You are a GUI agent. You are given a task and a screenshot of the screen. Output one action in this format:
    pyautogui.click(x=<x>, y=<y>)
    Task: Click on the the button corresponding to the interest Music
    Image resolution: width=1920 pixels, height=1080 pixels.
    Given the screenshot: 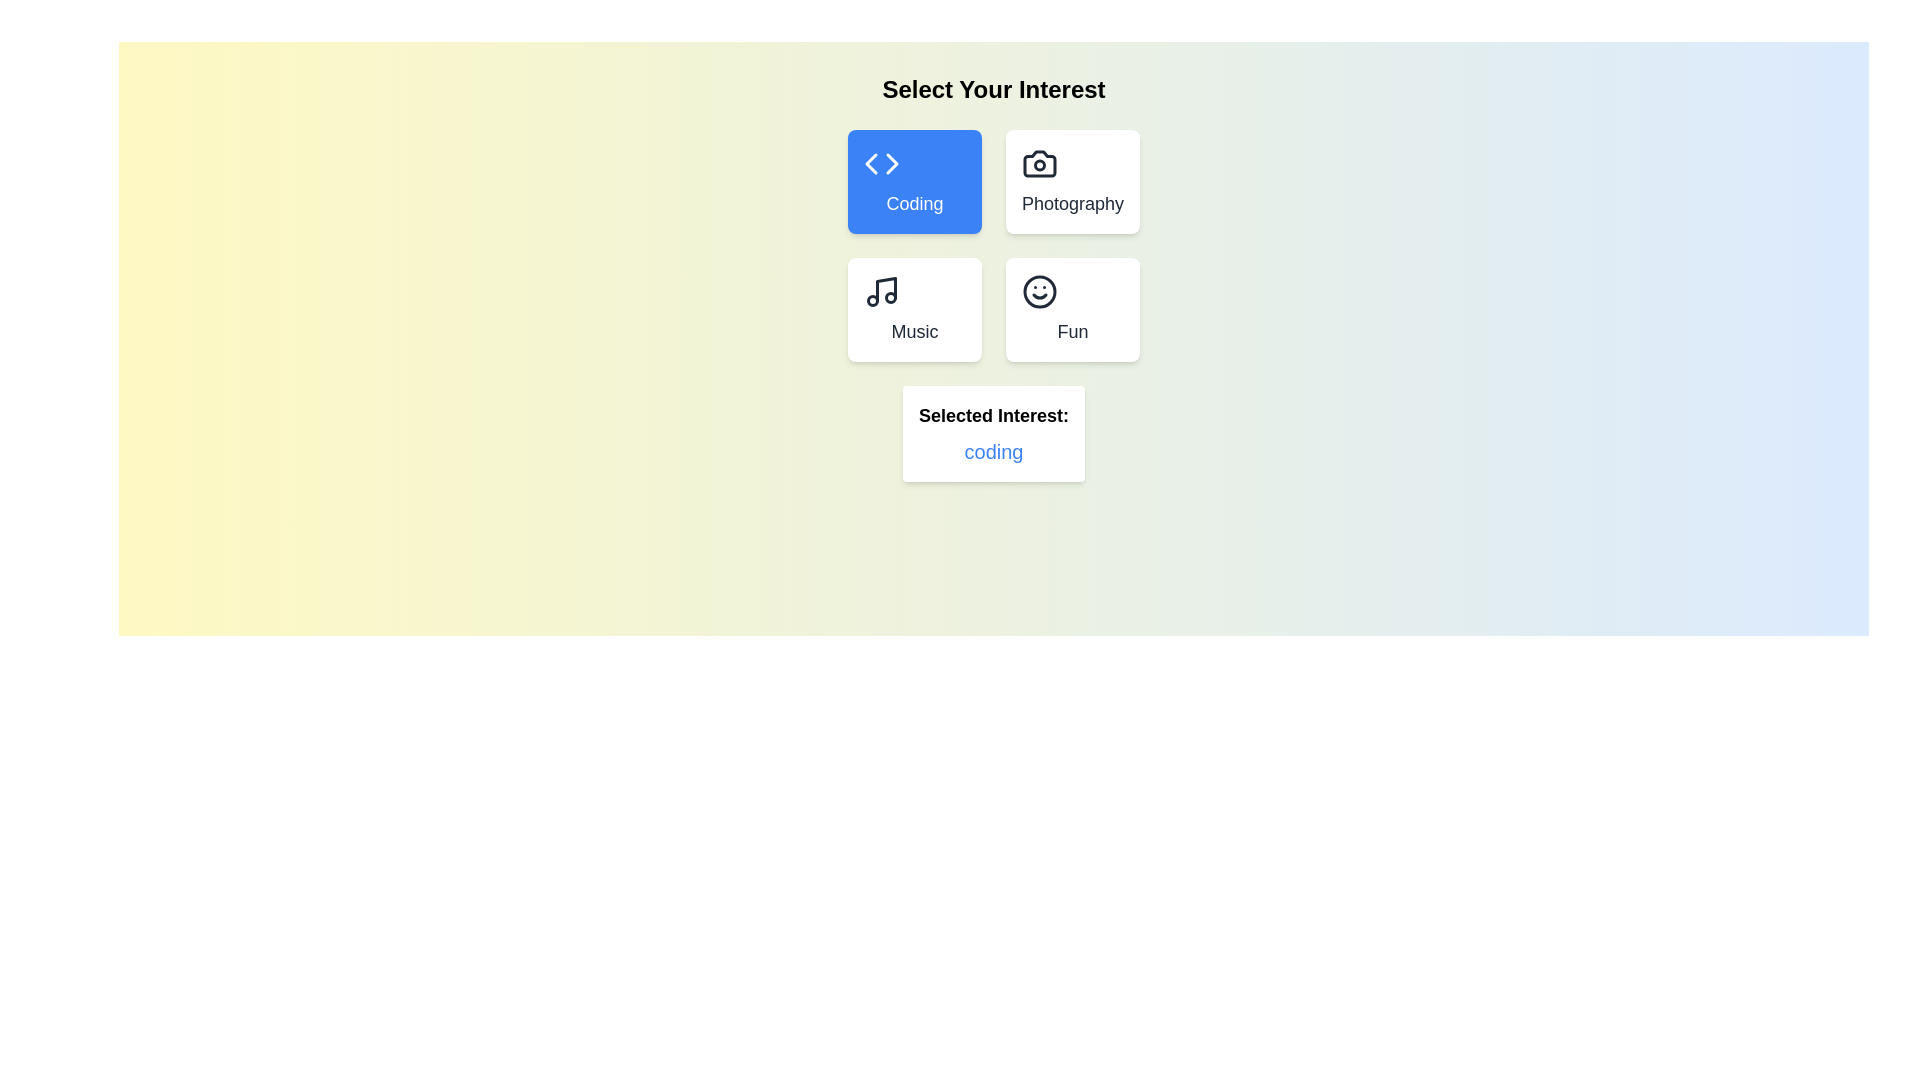 What is the action you would take?
    pyautogui.click(x=913, y=309)
    